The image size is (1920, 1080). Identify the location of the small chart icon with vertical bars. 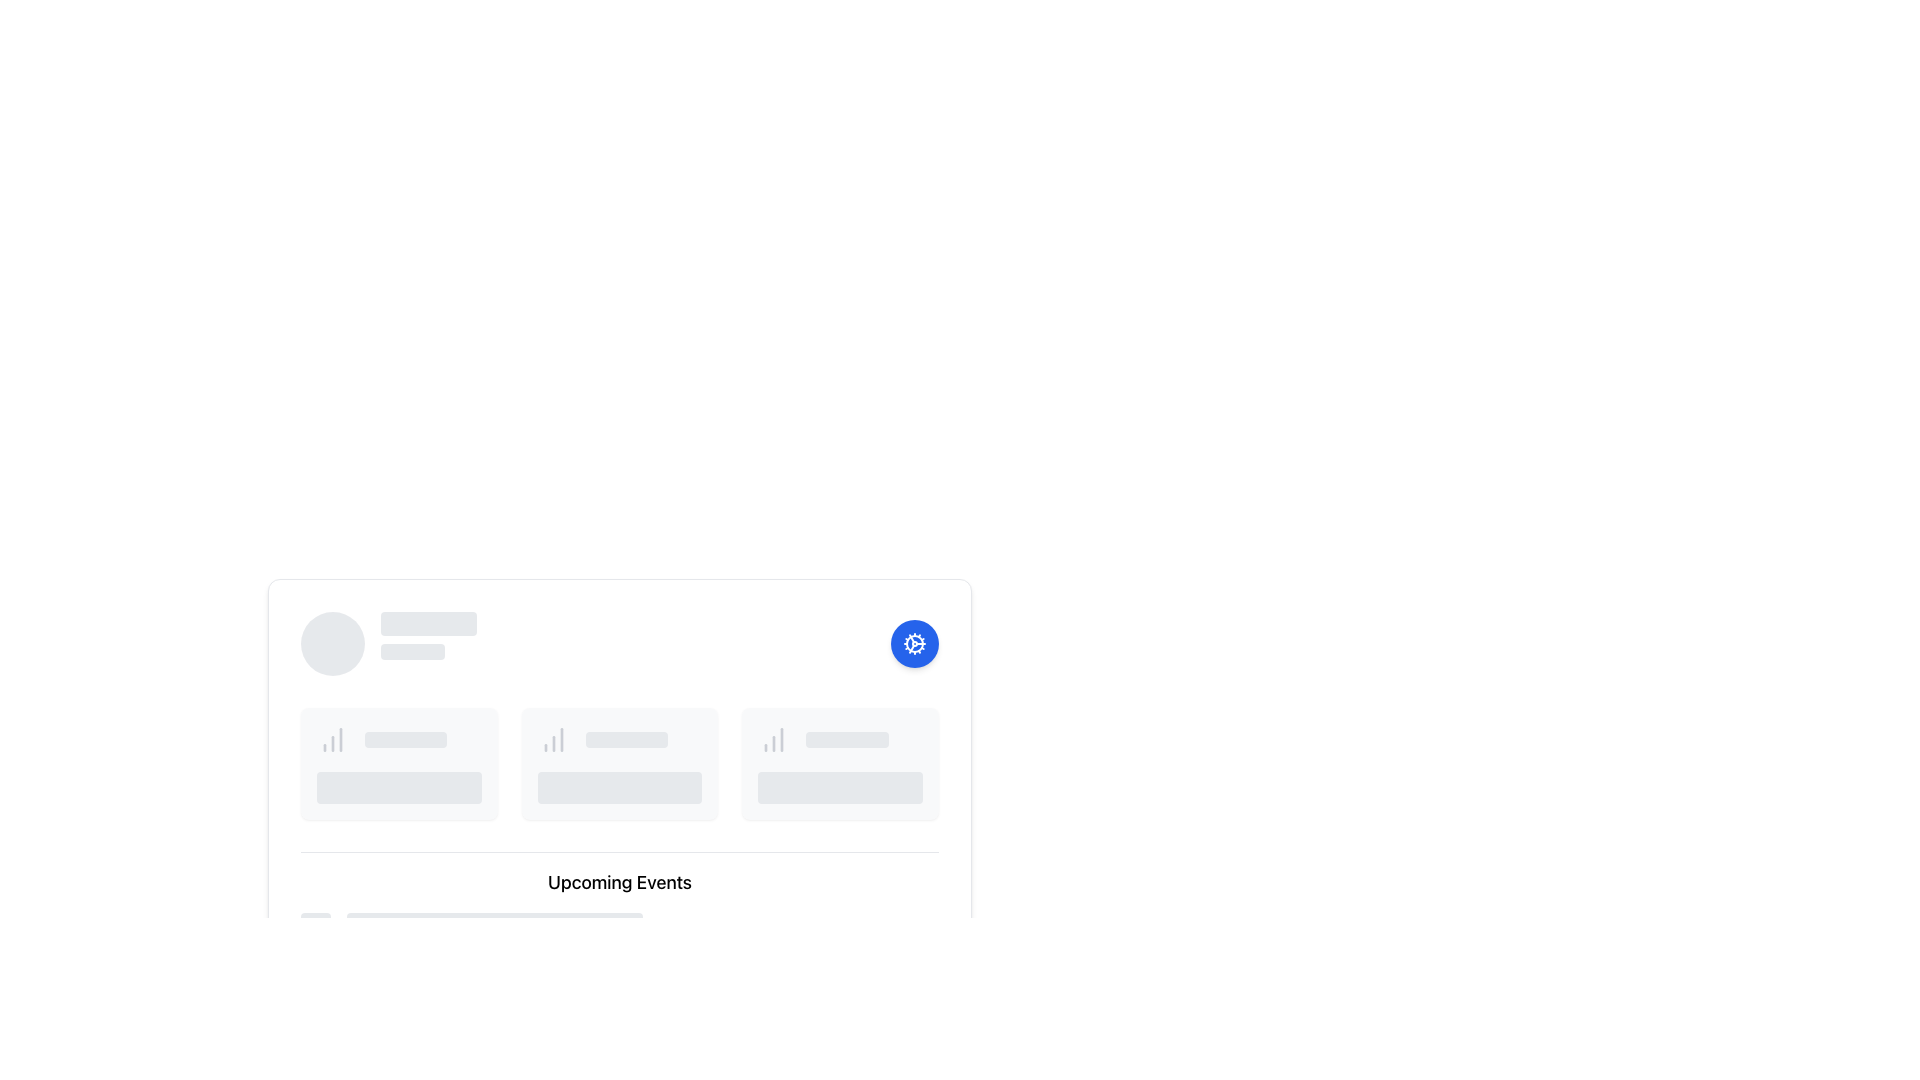
(332, 740).